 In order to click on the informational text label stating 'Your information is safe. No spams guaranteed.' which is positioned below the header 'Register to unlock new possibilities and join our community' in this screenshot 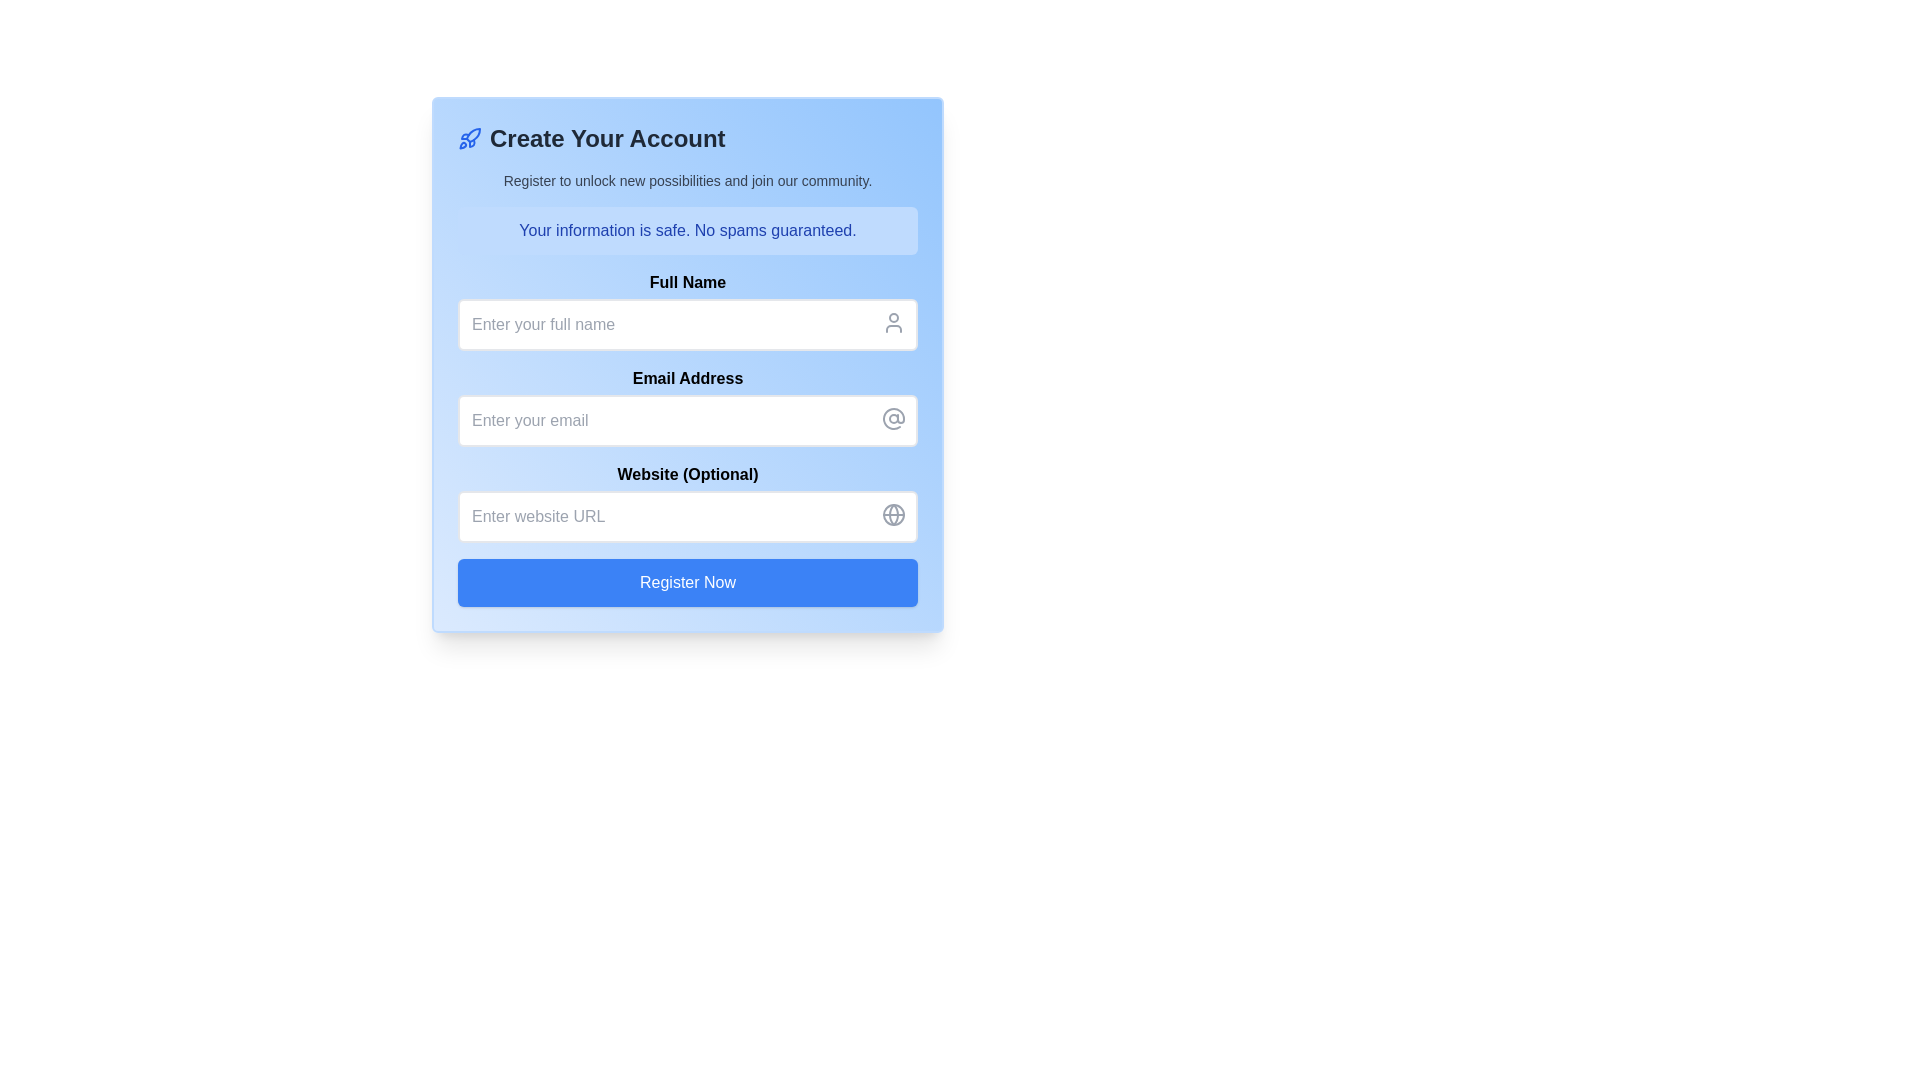, I will do `click(687, 230)`.